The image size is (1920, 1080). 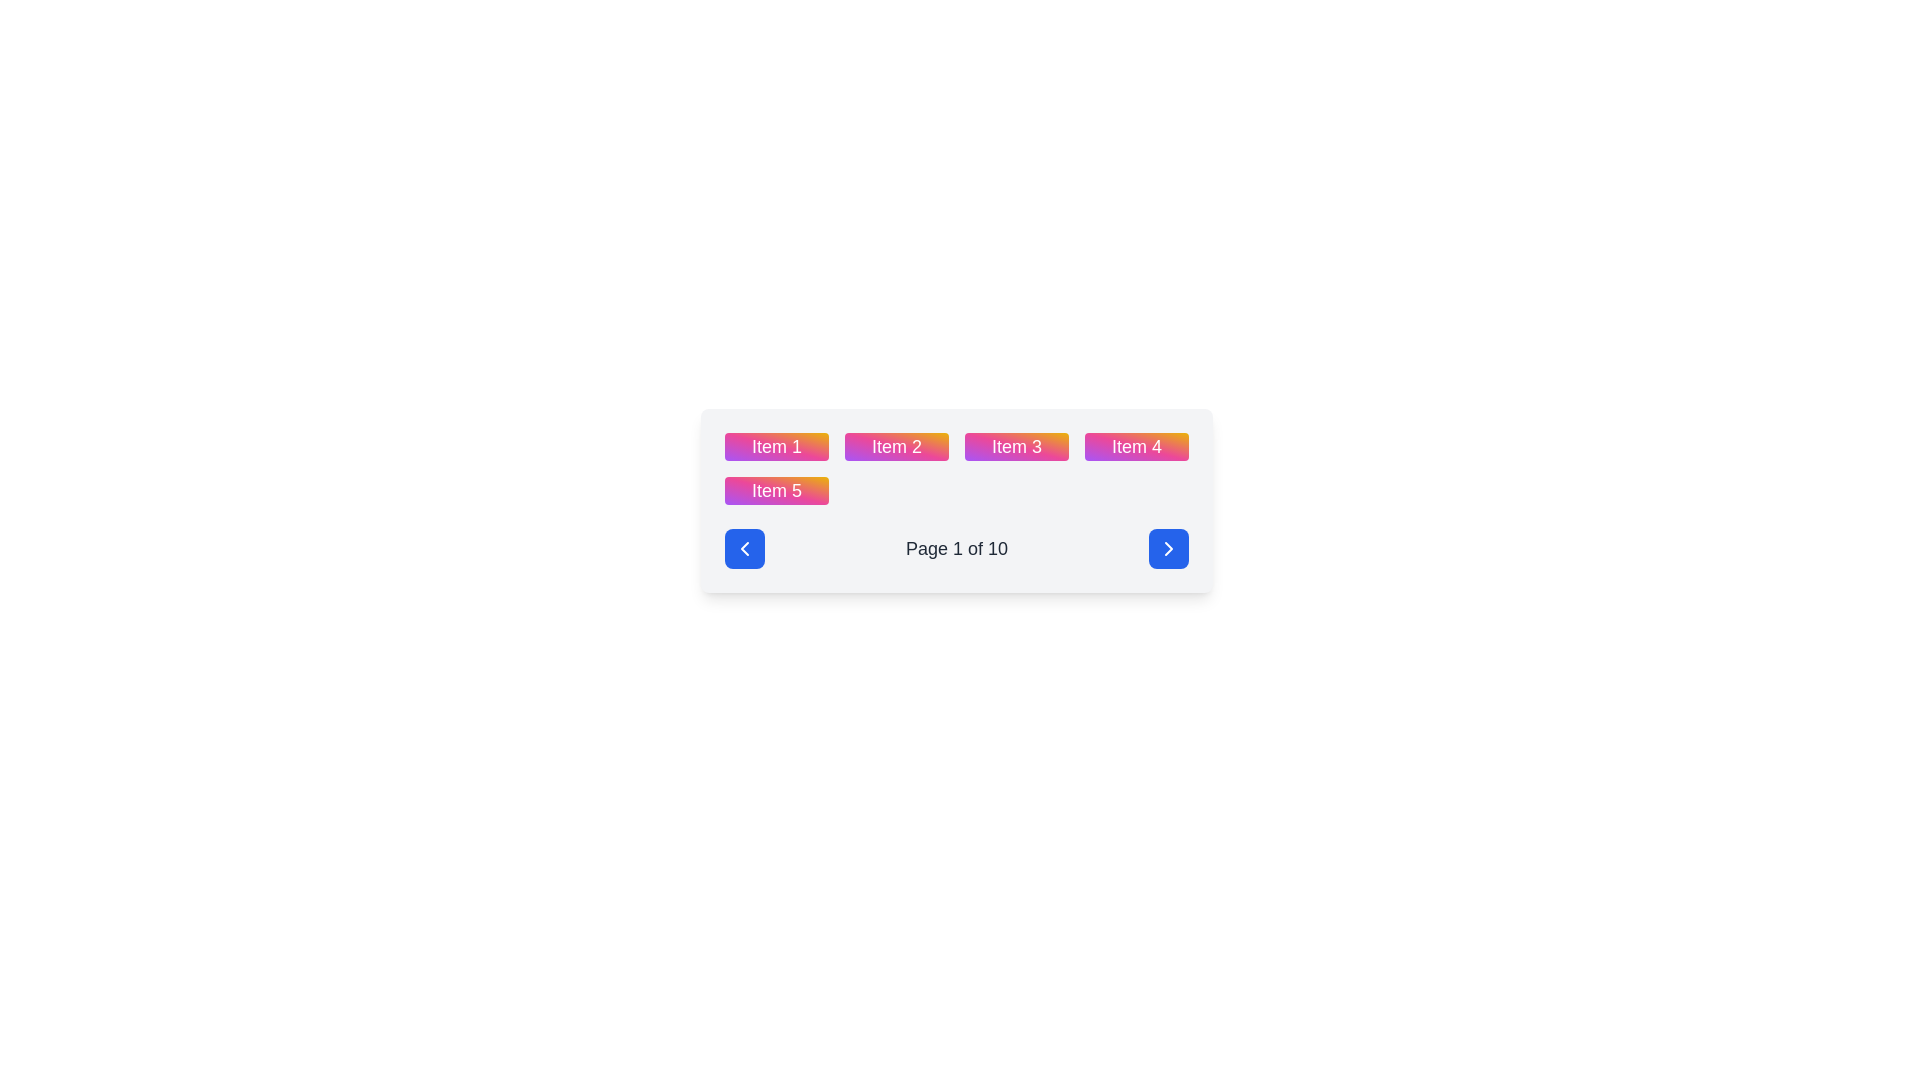 I want to click on the navigation button located to the left of the text 'Page 1 of 10' to go to the previous page, so click(x=743, y=548).